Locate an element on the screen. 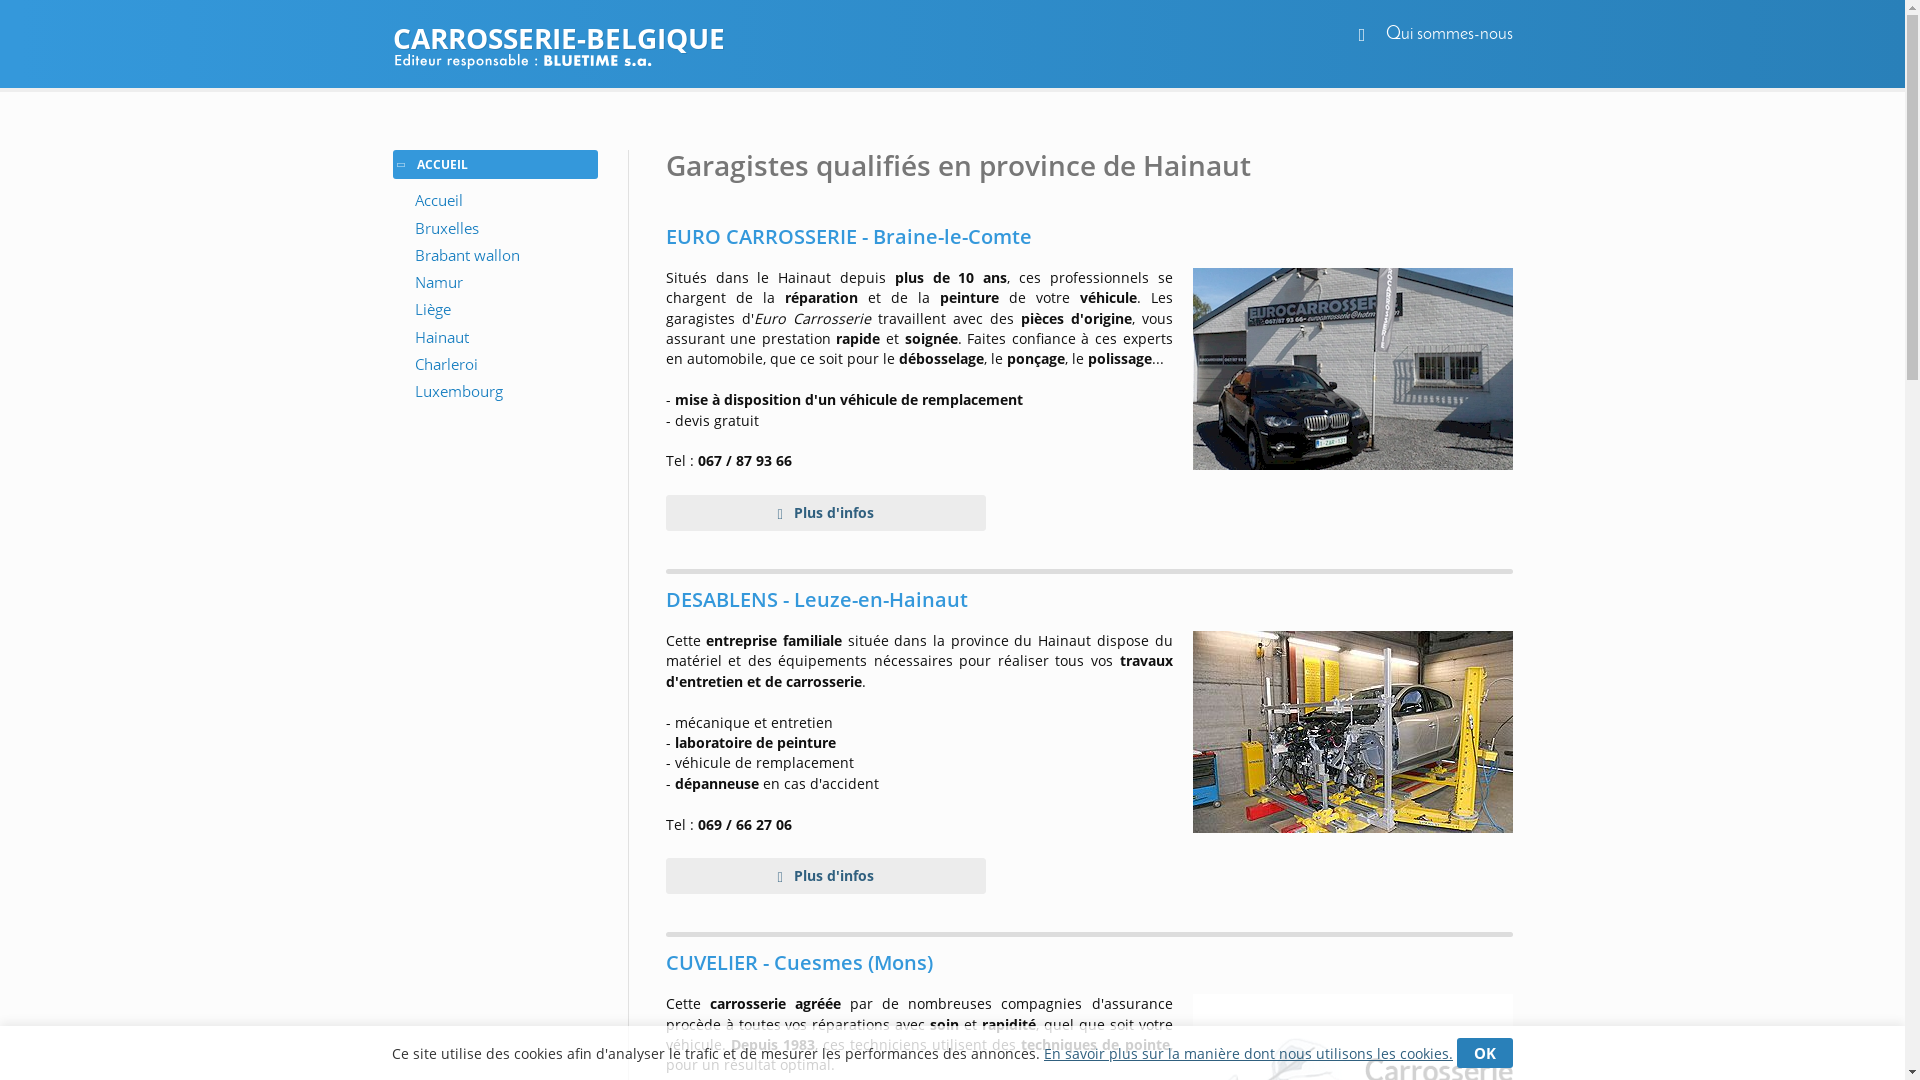  'Plus d'infos' is located at coordinates (825, 874).